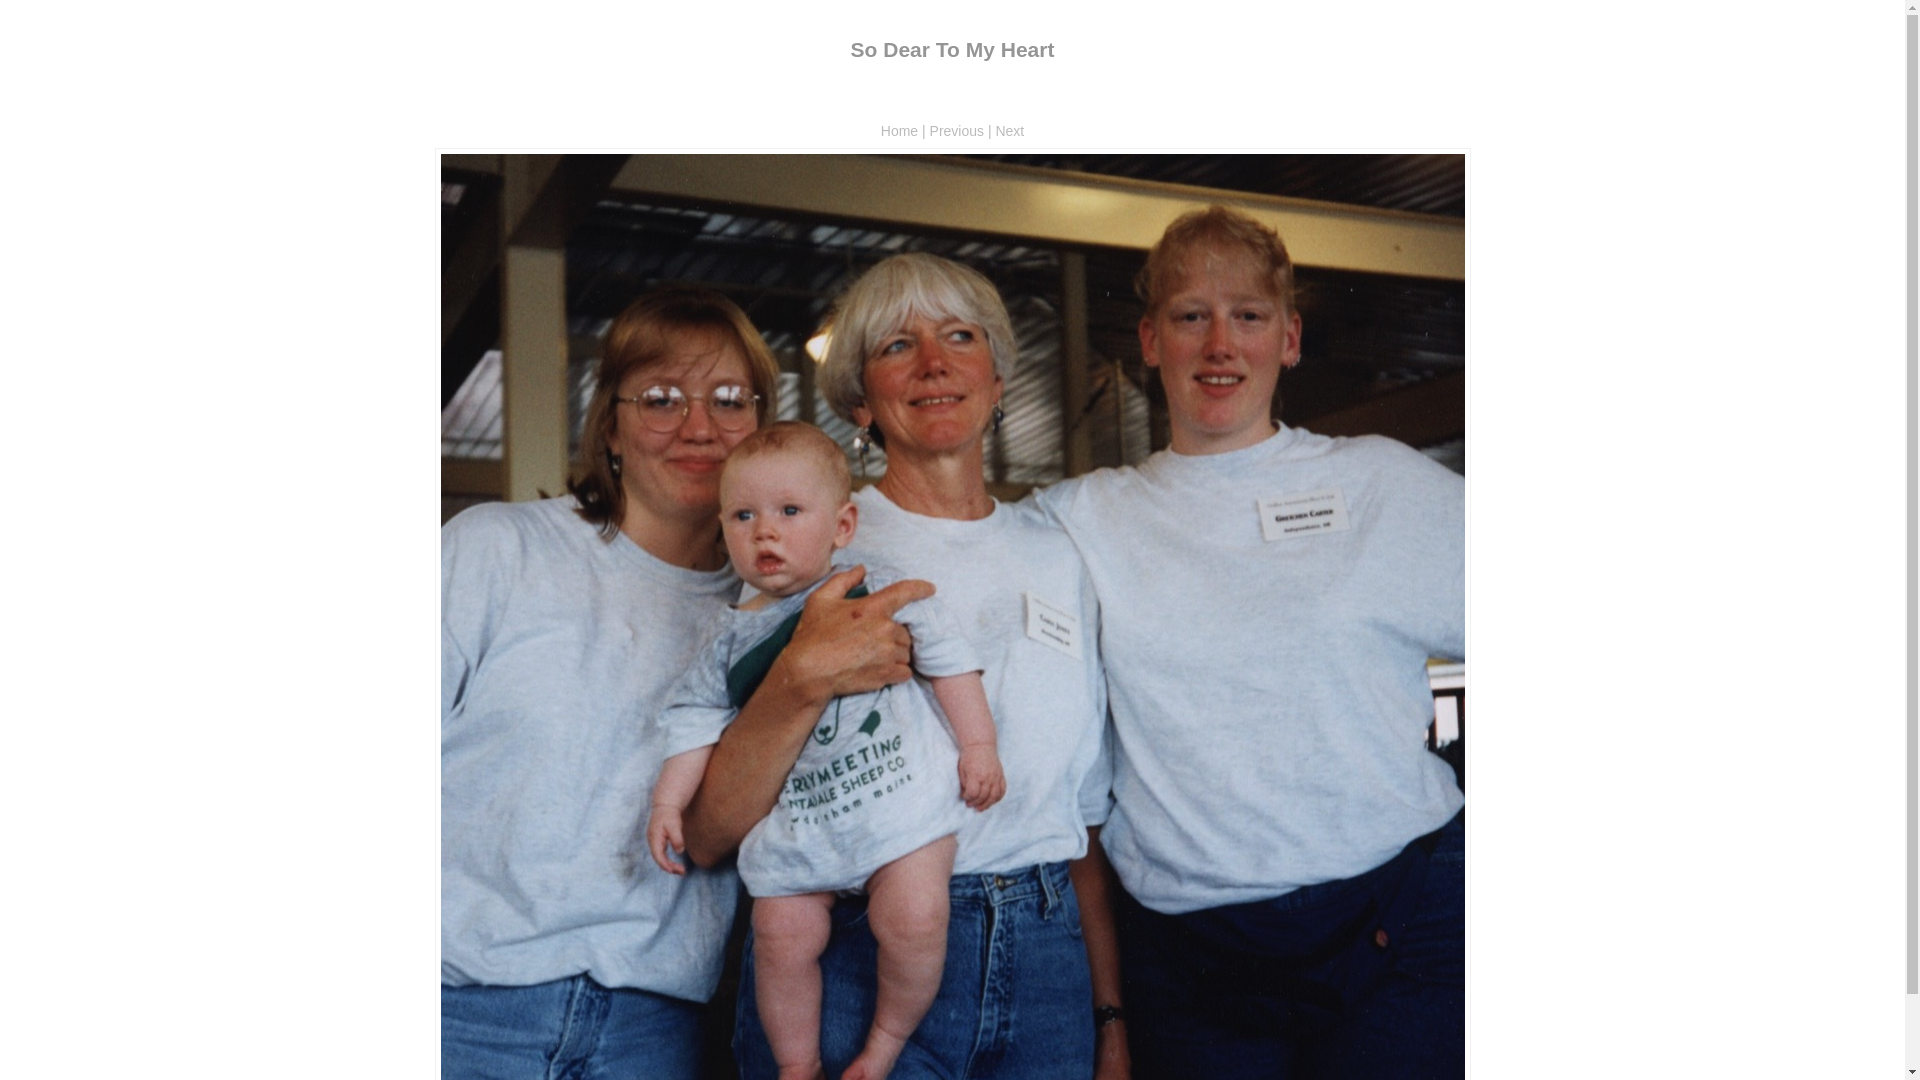  What do you see at coordinates (880, 131) in the screenshot?
I see `'Home'` at bounding box center [880, 131].